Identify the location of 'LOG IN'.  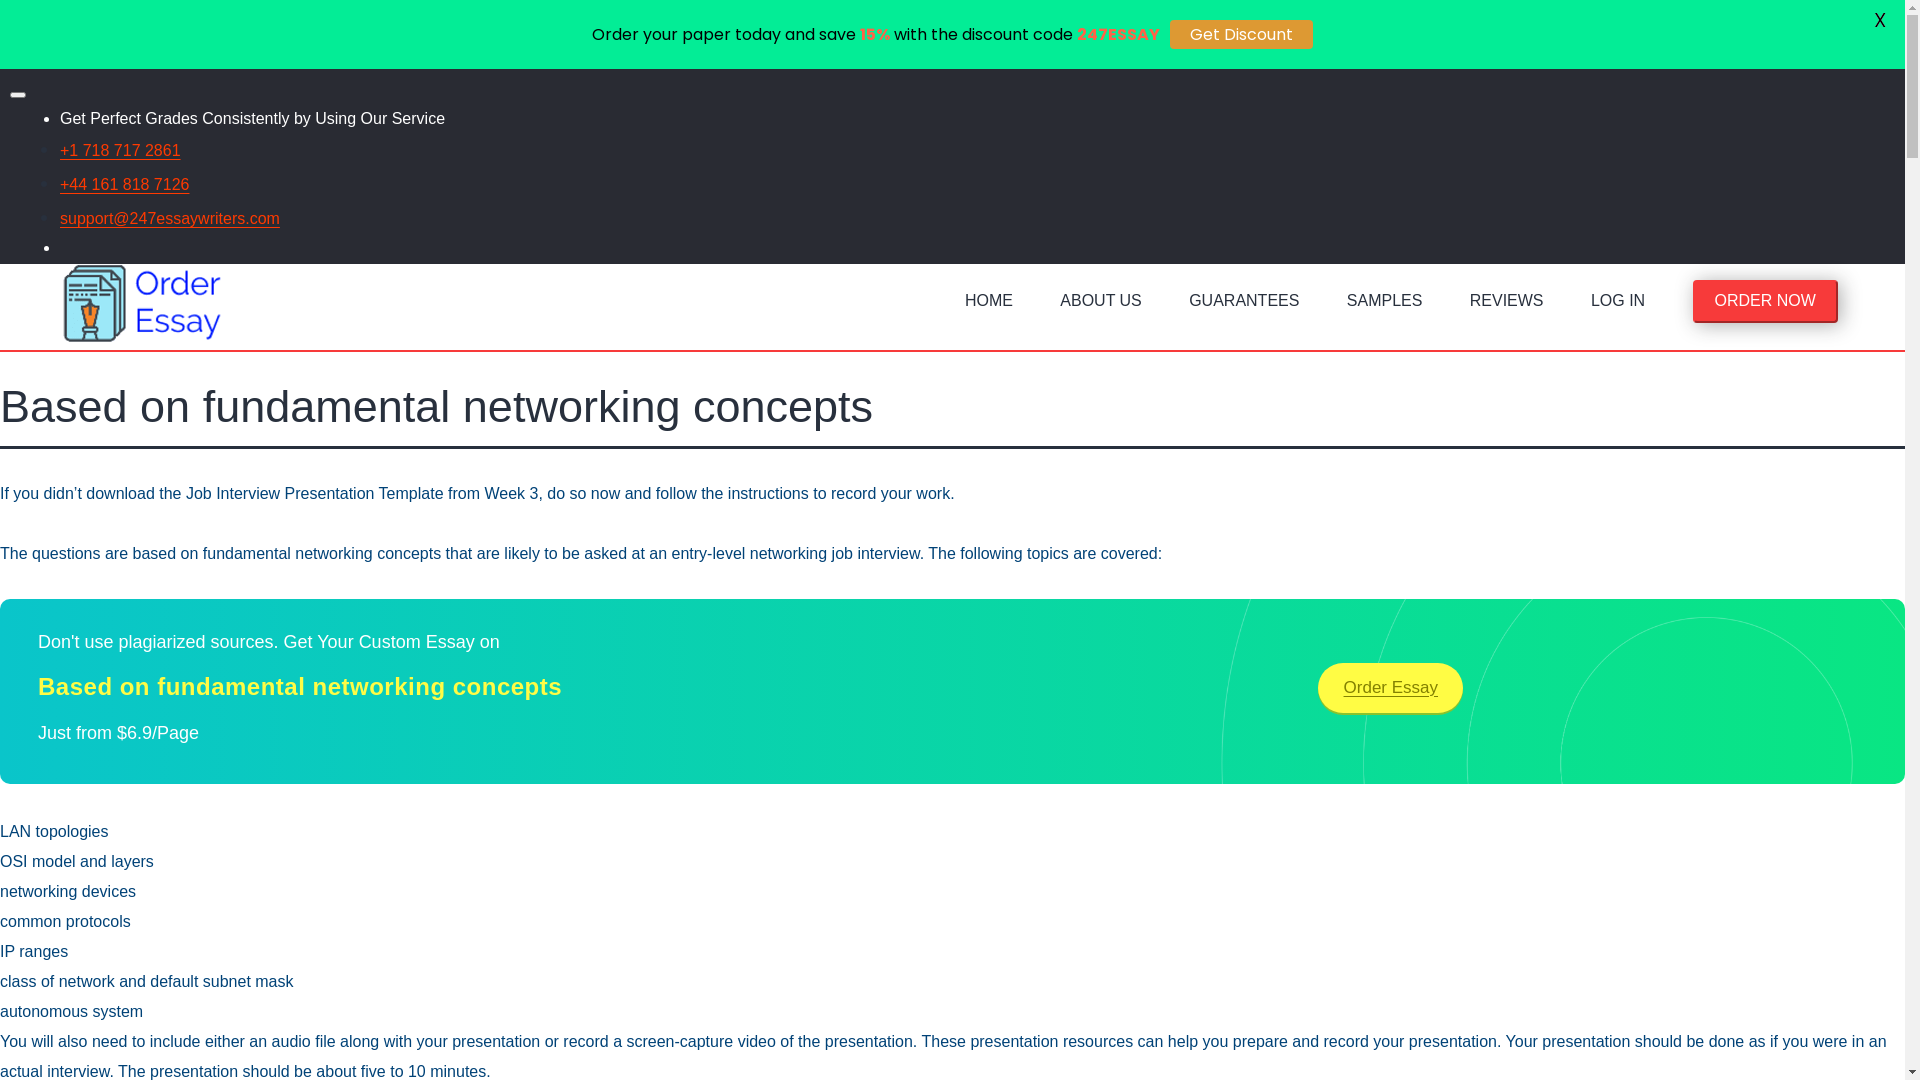
(1618, 306).